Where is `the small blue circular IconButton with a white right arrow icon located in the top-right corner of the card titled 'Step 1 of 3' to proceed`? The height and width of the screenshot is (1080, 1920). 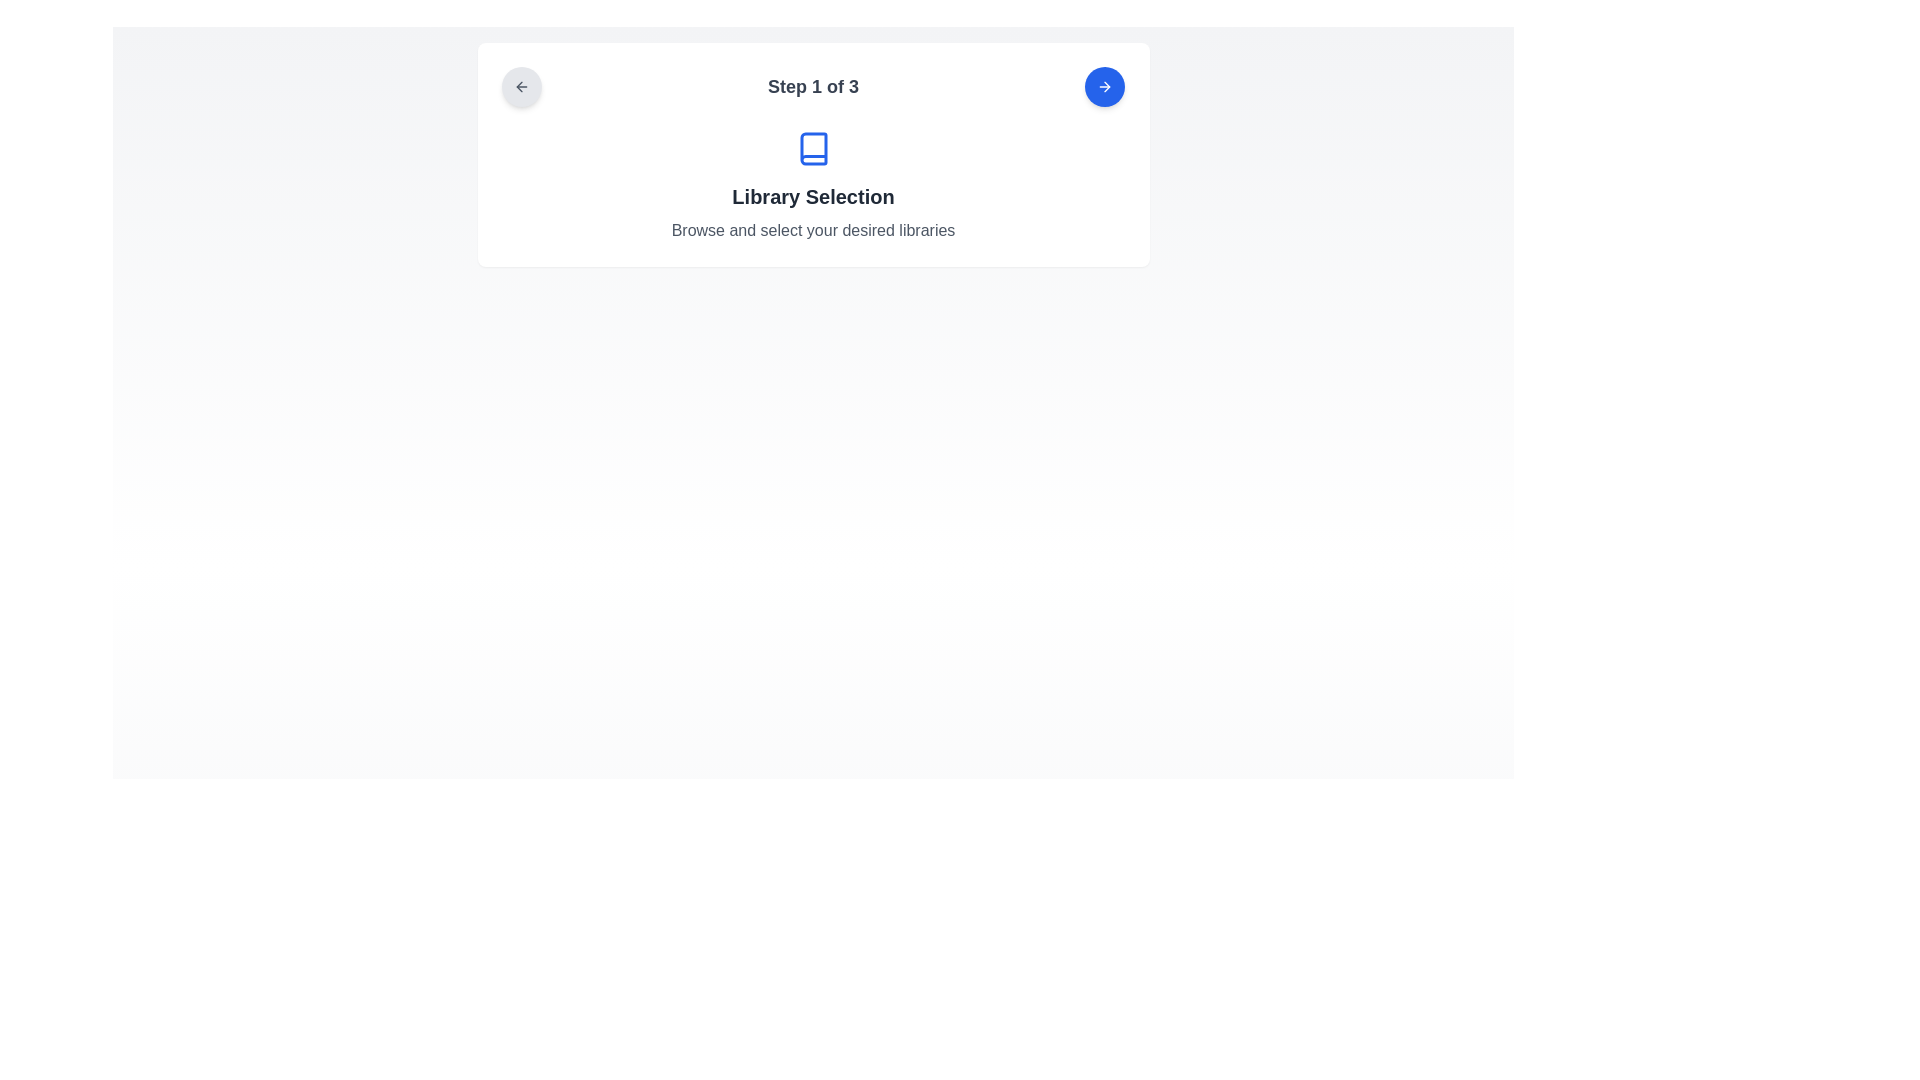 the small blue circular IconButton with a white right arrow icon located in the top-right corner of the card titled 'Step 1 of 3' to proceed is located at coordinates (1104, 86).